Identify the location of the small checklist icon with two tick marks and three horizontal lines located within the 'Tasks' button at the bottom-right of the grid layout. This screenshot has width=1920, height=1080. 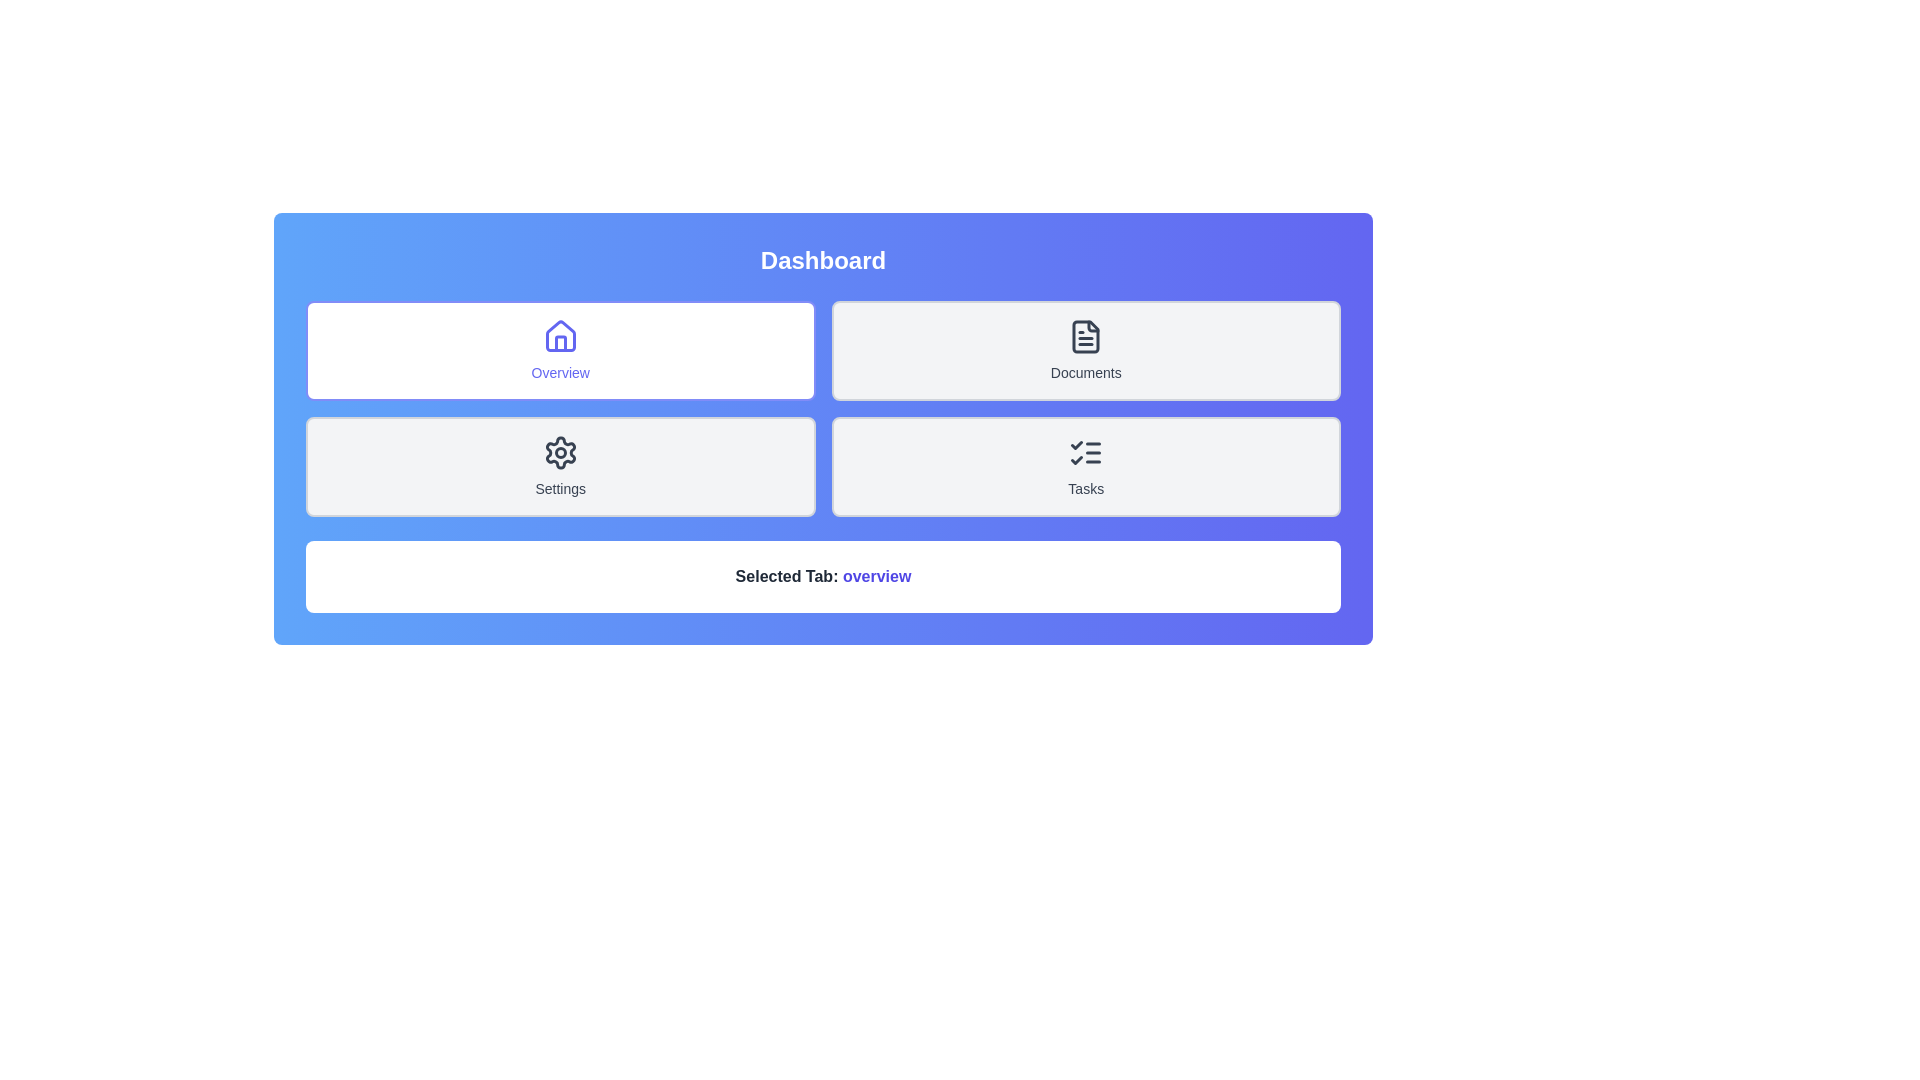
(1085, 452).